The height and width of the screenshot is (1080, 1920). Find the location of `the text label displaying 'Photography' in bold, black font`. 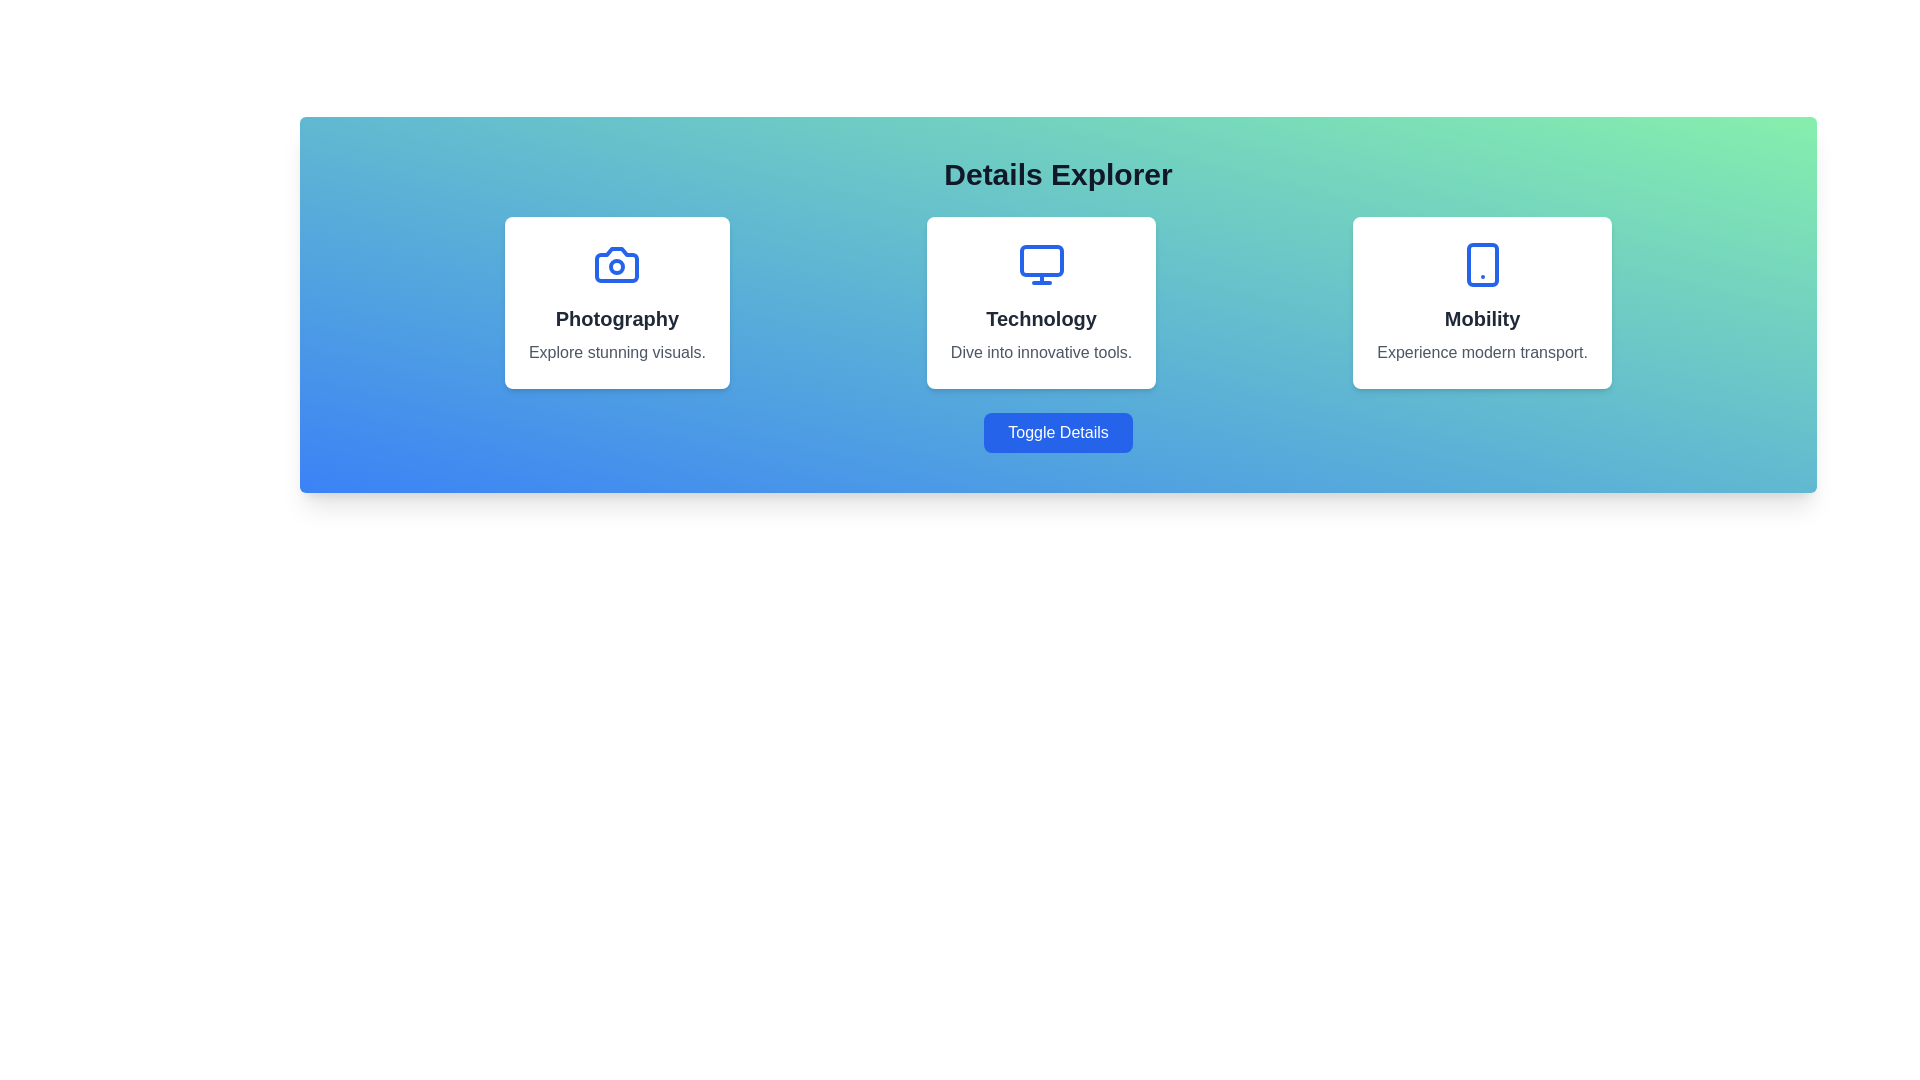

the text label displaying 'Photography' in bold, black font is located at coordinates (616, 318).